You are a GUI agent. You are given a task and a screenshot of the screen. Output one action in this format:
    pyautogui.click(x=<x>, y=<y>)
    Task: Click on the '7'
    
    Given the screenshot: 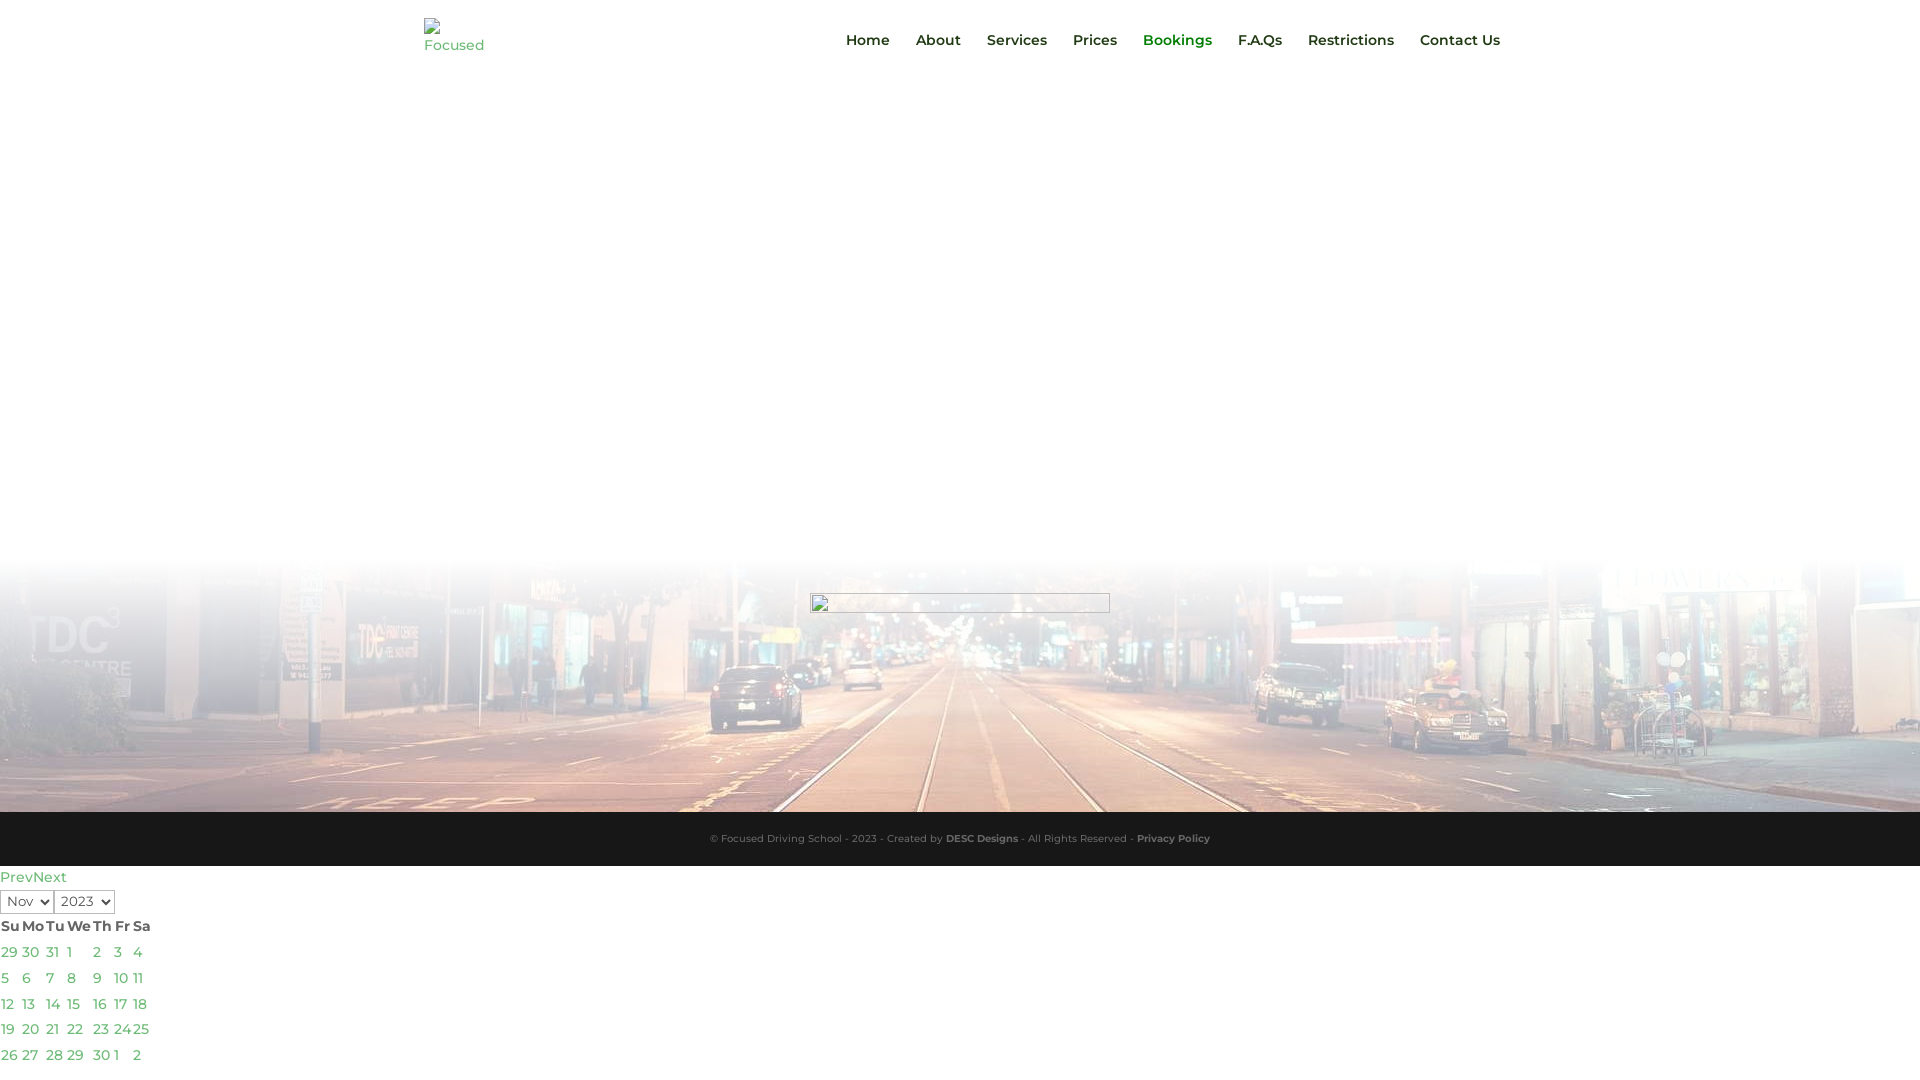 What is the action you would take?
    pyautogui.click(x=46, y=977)
    